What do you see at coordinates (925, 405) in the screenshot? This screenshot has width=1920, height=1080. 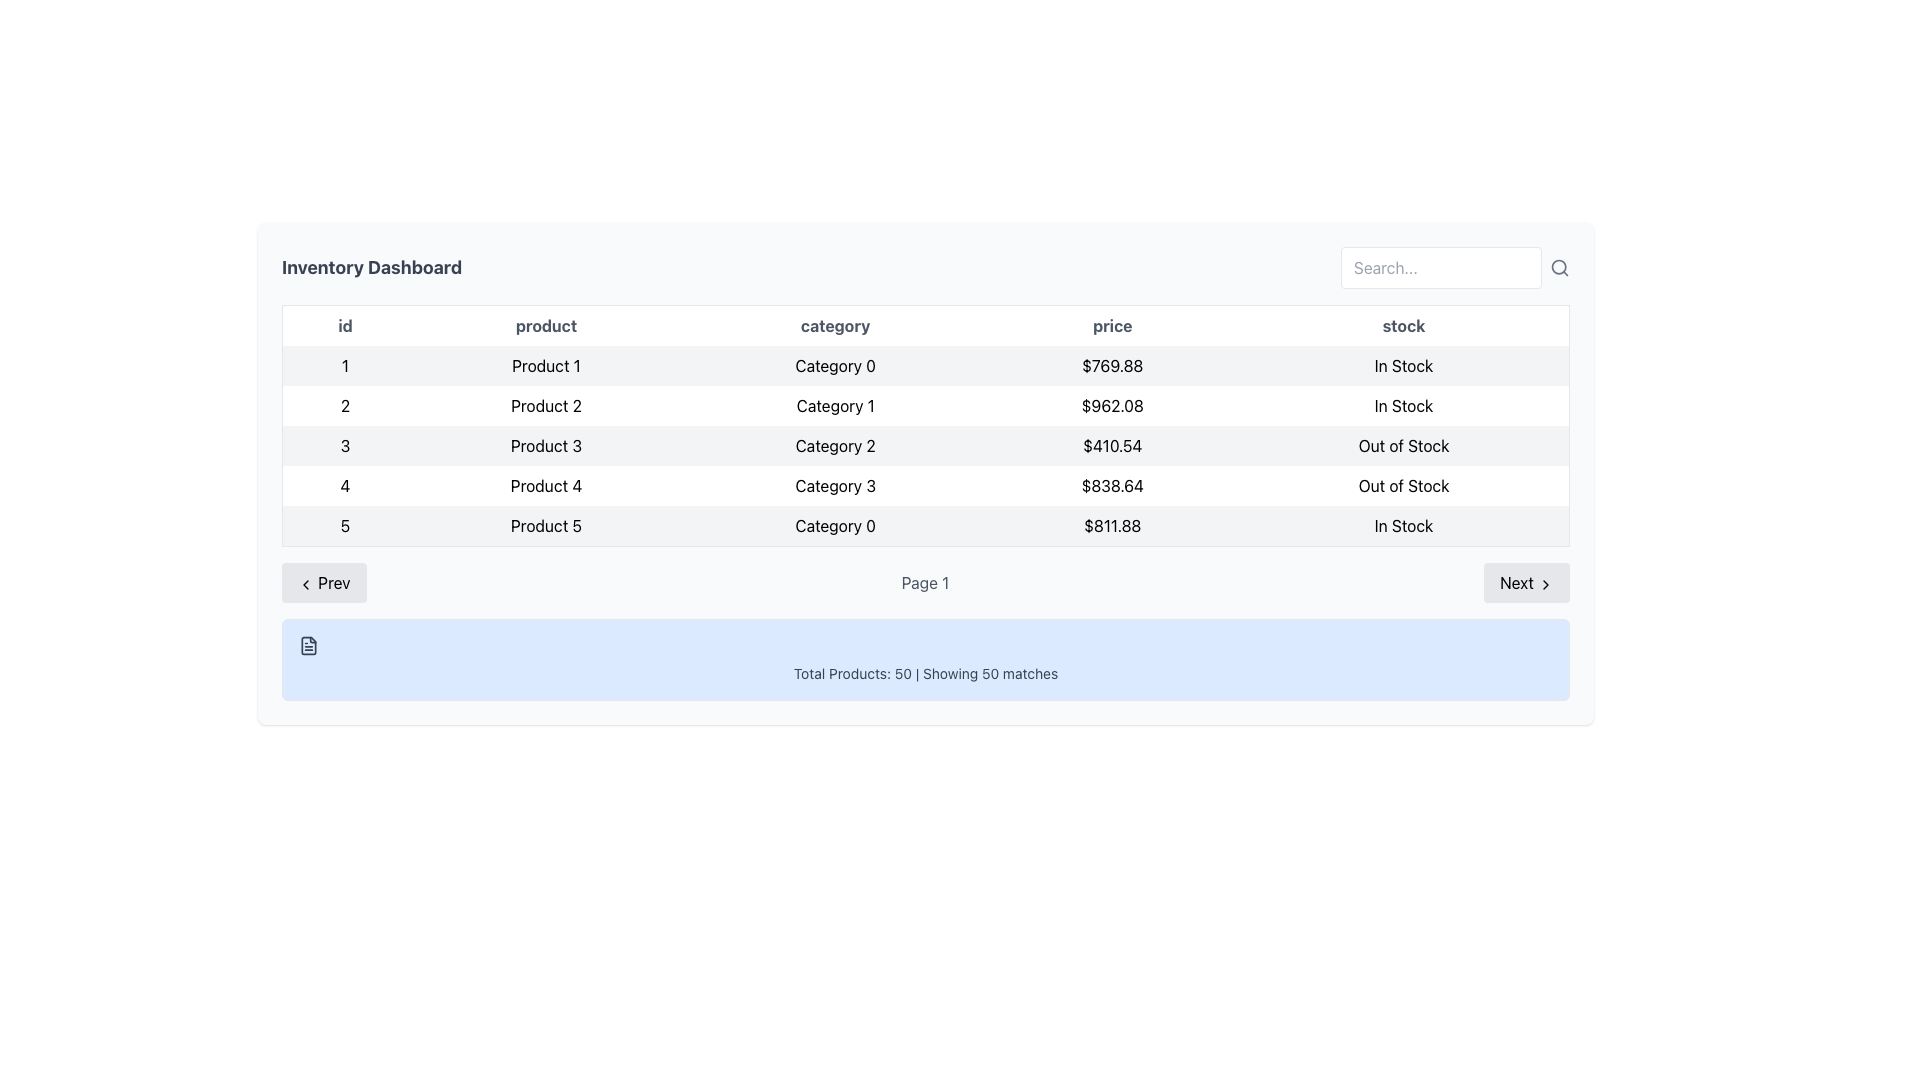 I see `the second row of the data table, which displays product information including ID, name, category, price, and stock status` at bounding box center [925, 405].